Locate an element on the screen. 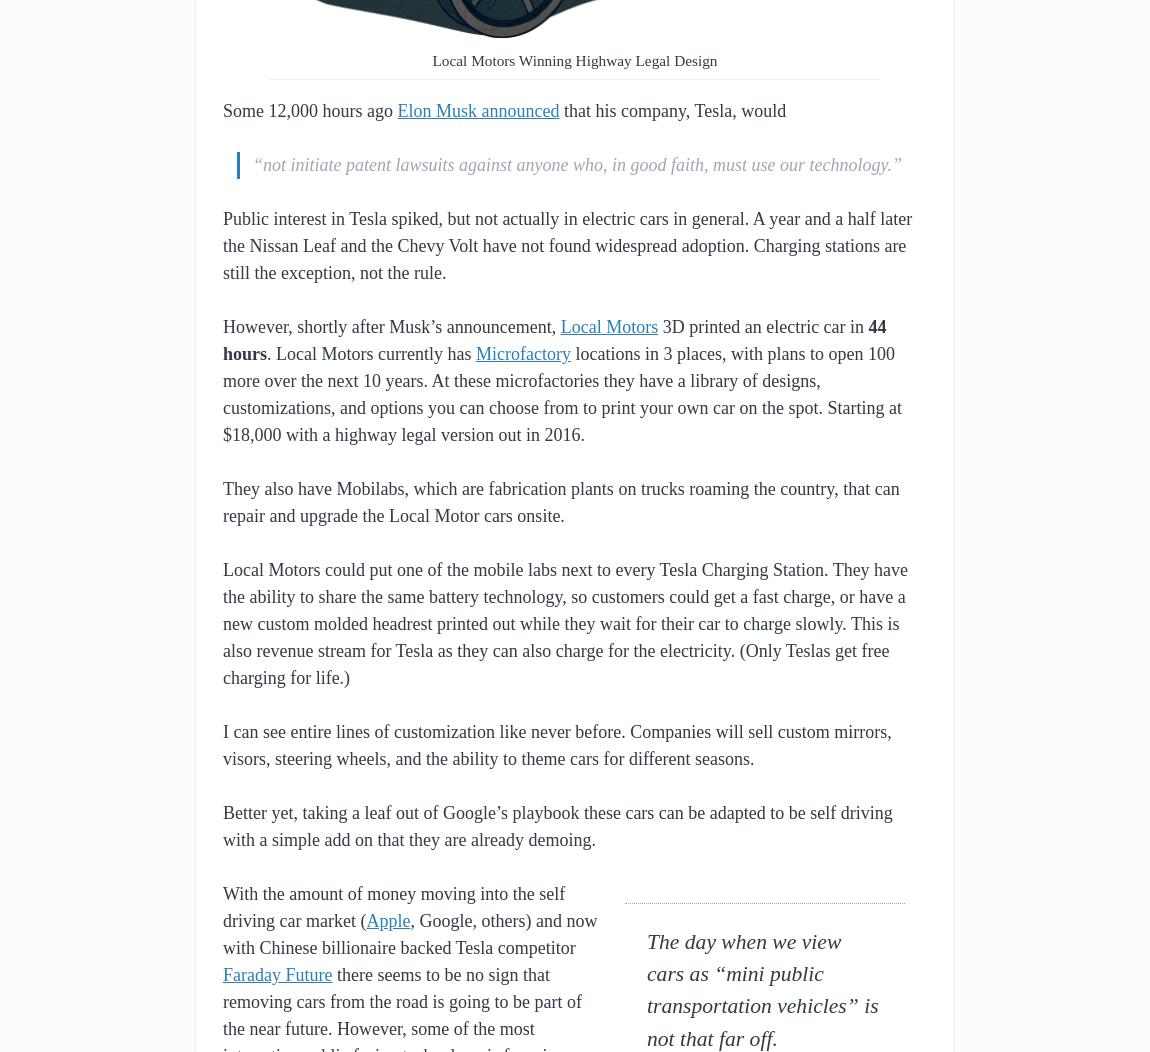  'Better yet, taking a leaf out of Google’s playbook these cars can be adapted to be self driving with a simple add on that they are already demoing.' is located at coordinates (557, 826).